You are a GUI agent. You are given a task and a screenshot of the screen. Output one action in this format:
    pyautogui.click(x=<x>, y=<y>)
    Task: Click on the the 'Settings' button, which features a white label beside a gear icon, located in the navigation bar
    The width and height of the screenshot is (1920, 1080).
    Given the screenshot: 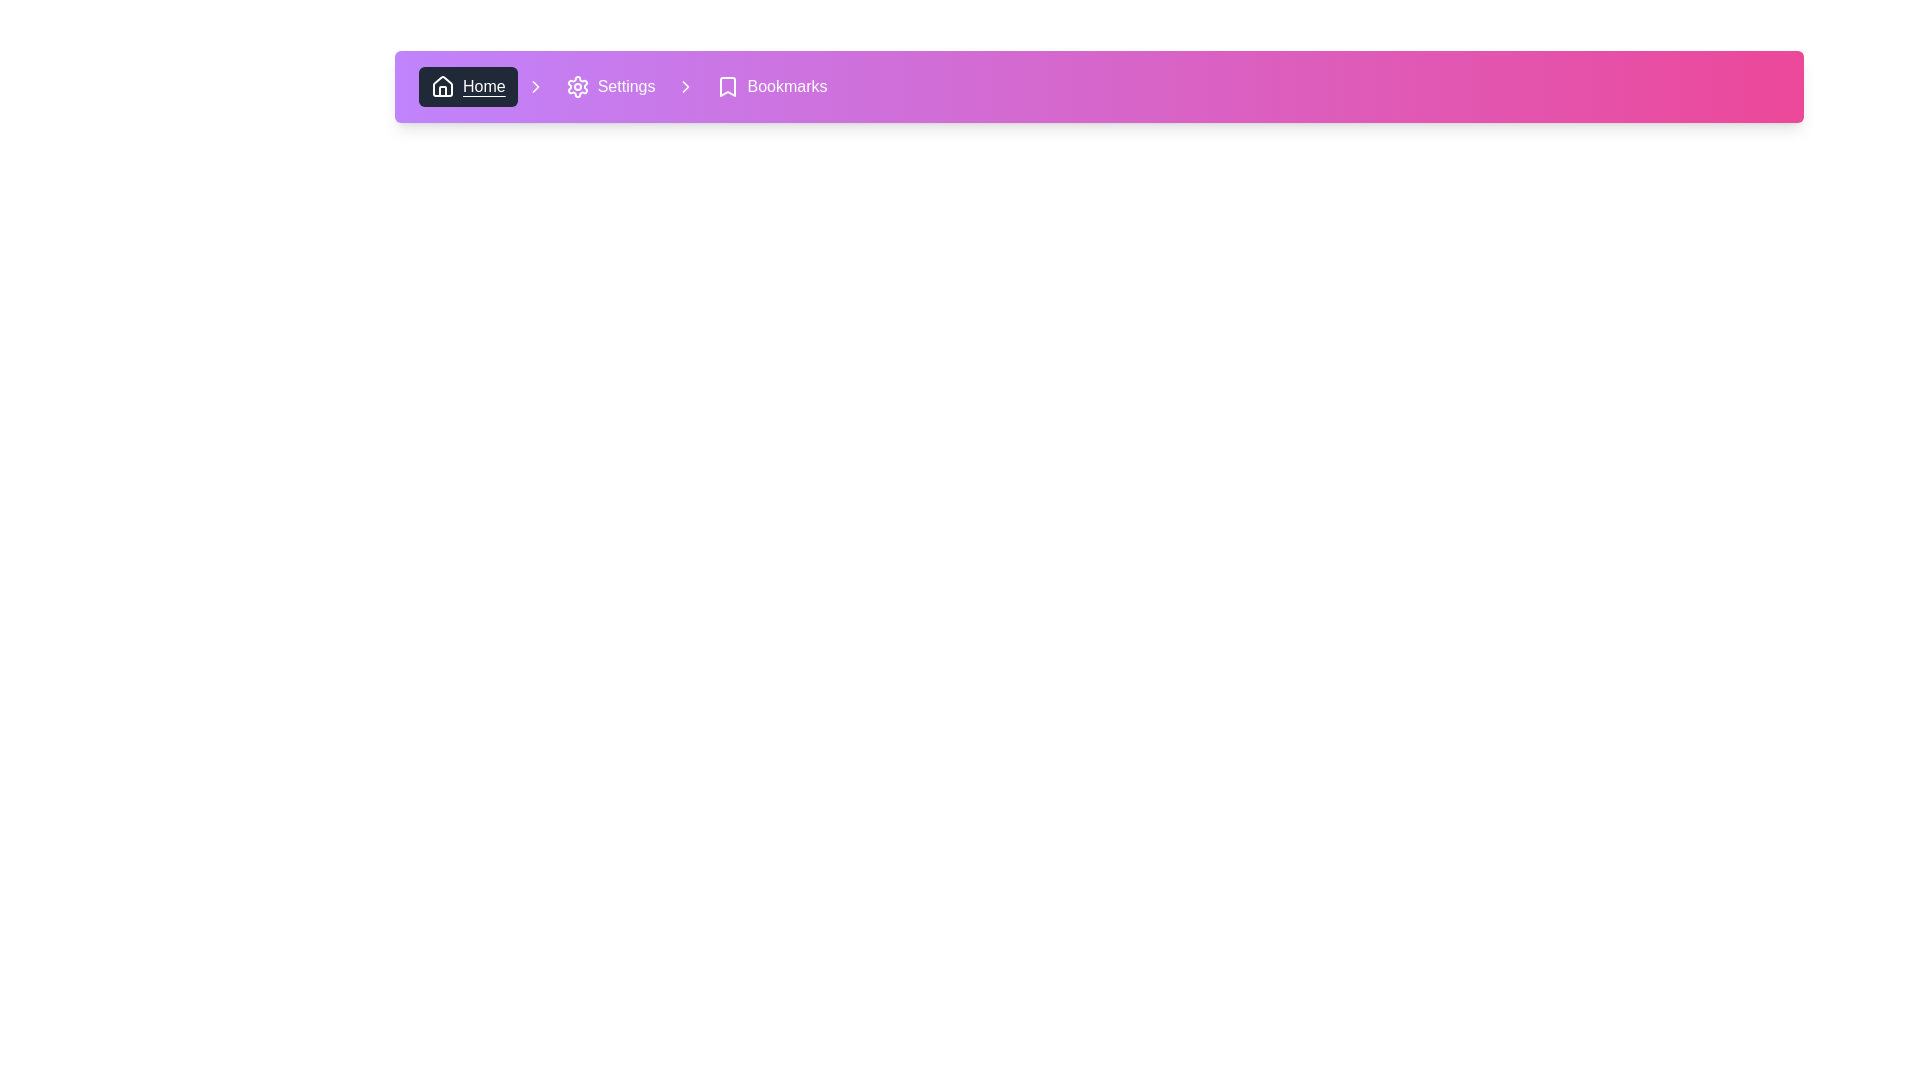 What is the action you would take?
    pyautogui.click(x=609, y=86)
    